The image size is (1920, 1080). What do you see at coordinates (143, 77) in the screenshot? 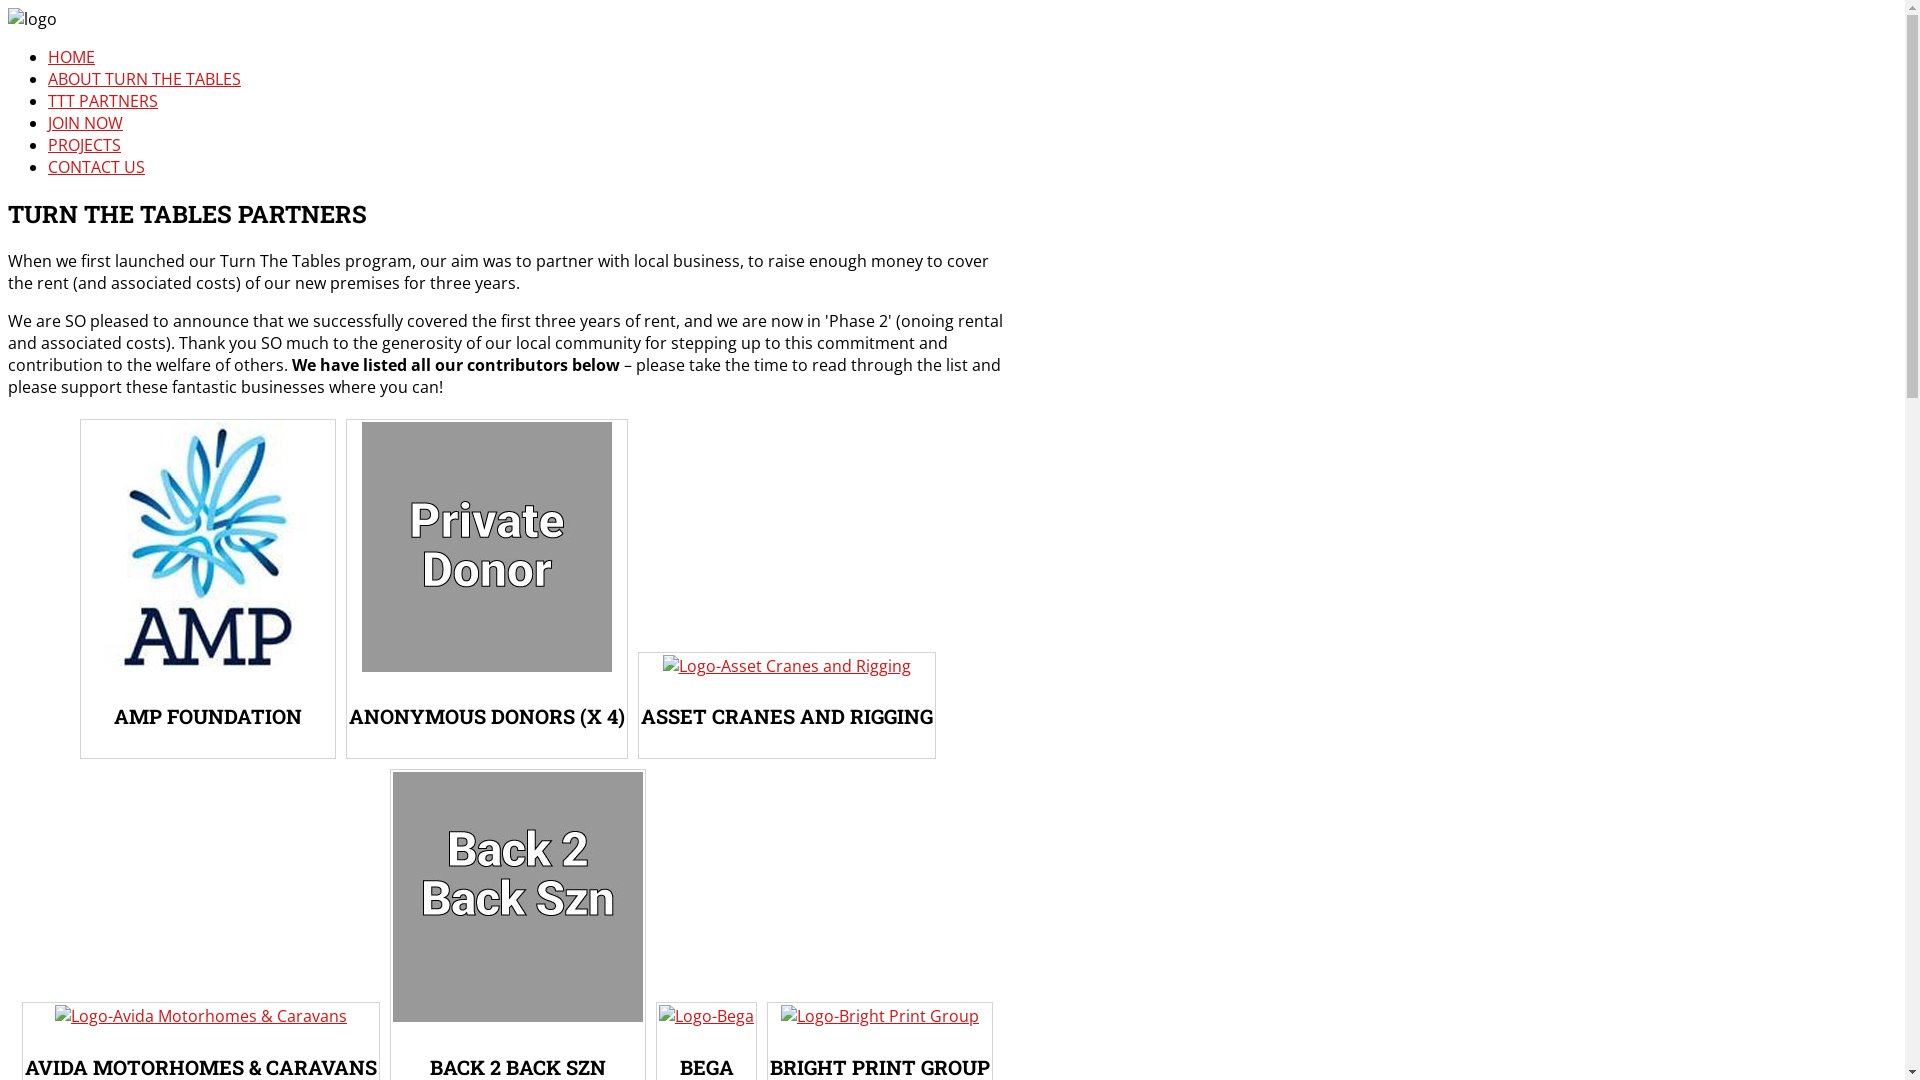
I see `'ABOUT TURN THE TABLES'` at bounding box center [143, 77].